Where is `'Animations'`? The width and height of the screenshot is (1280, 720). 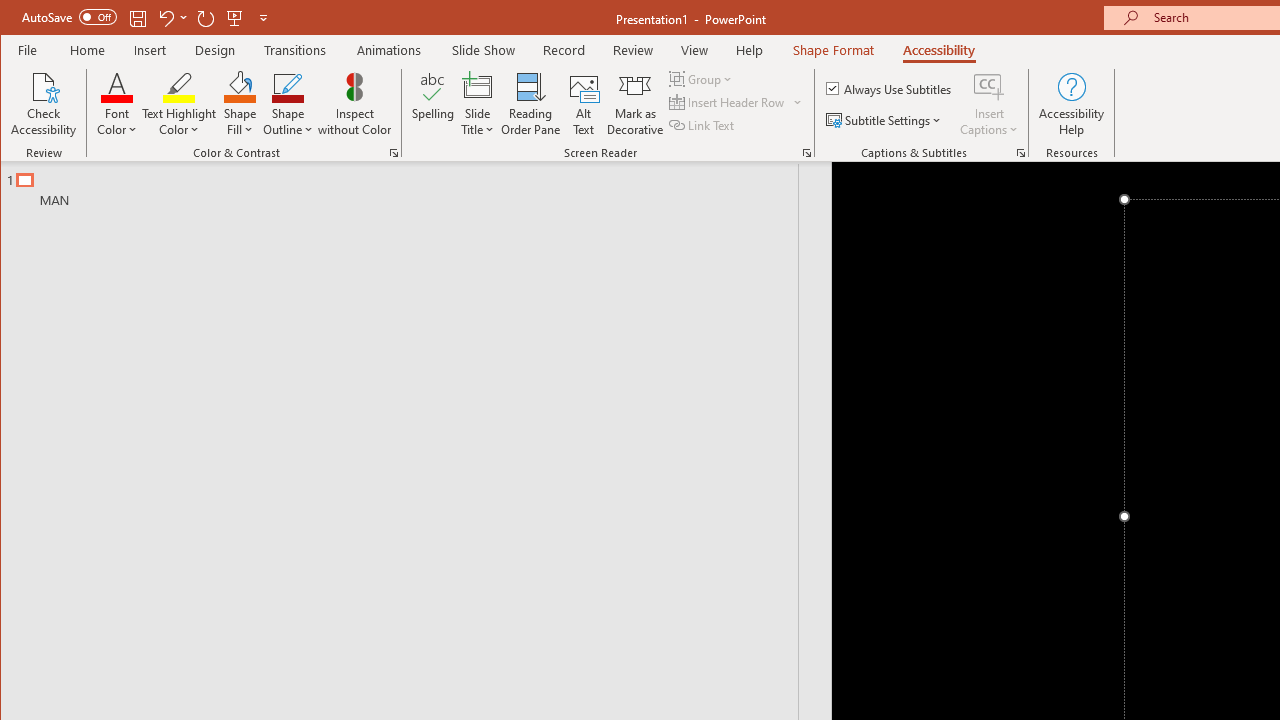 'Animations' is located at coordinates (389, 49).